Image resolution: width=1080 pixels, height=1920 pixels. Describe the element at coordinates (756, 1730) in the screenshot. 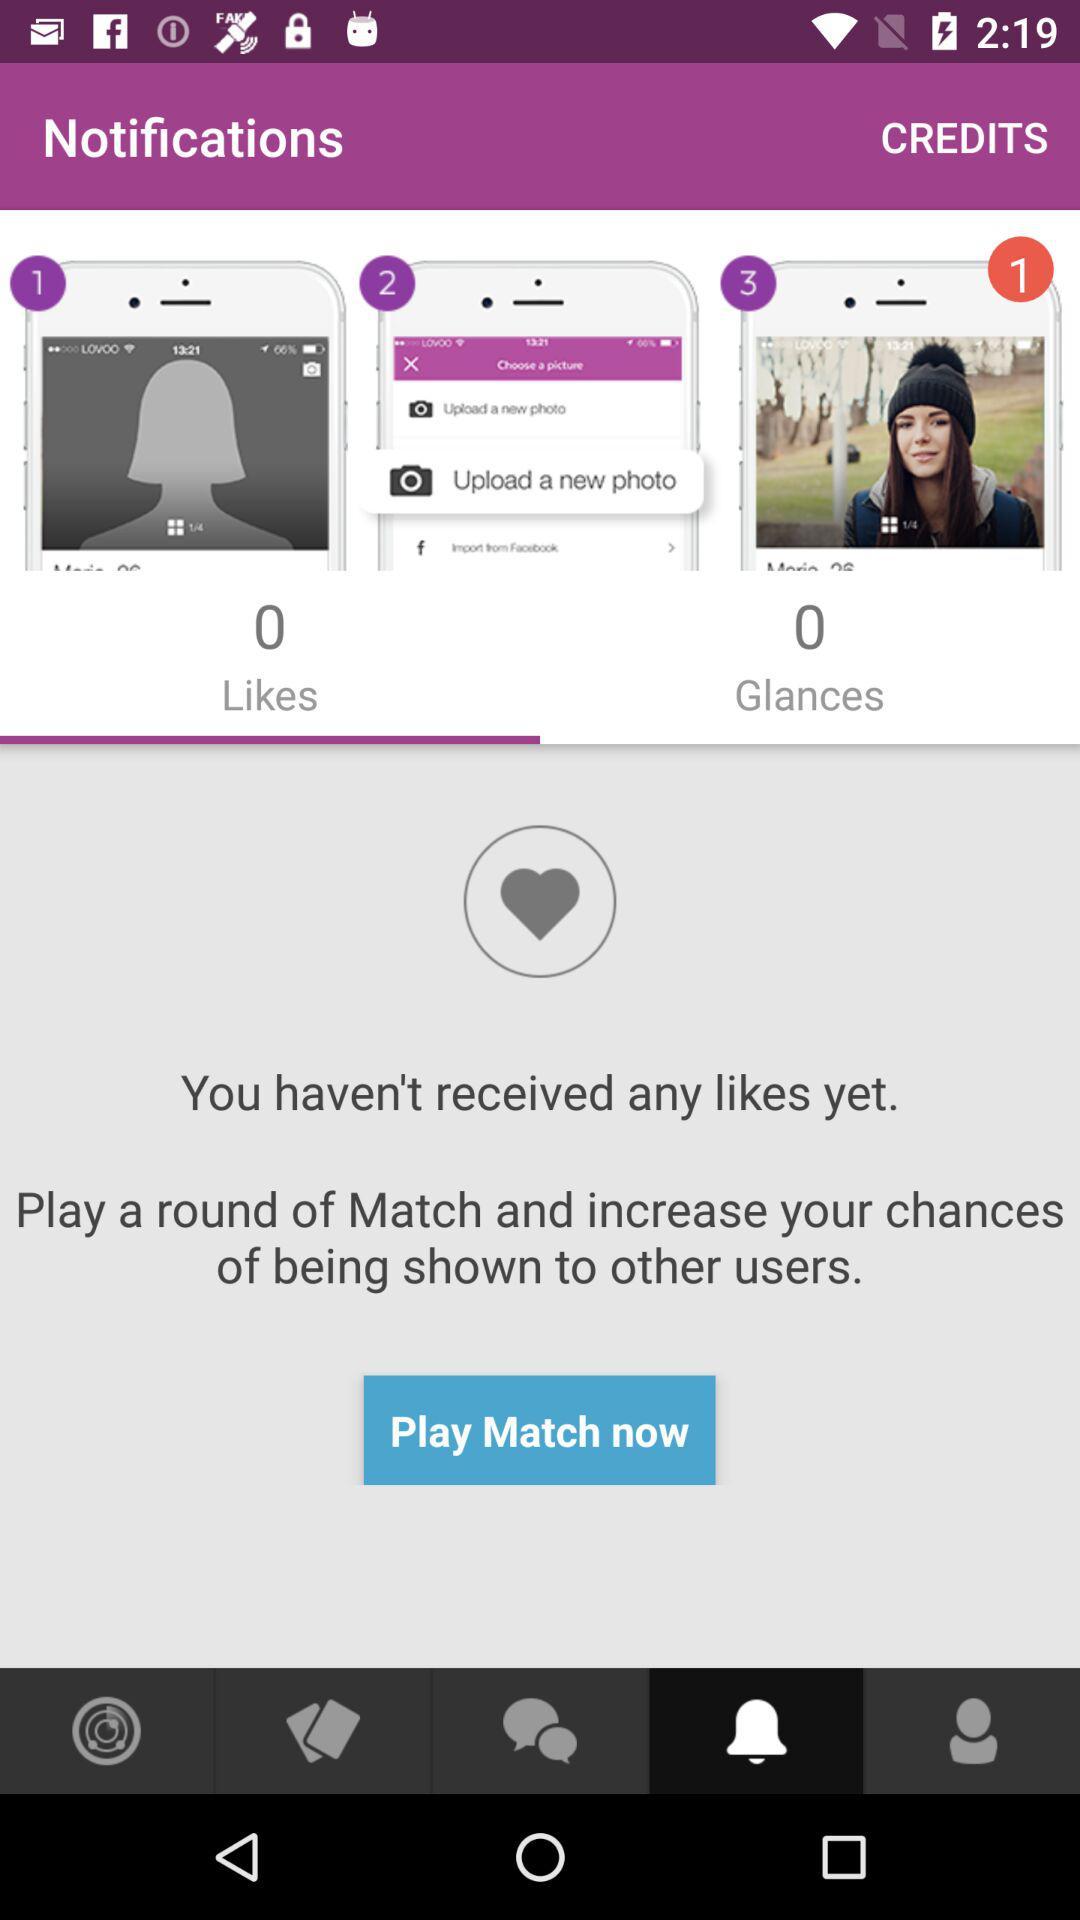

I see `to choose the sound options` at that location.